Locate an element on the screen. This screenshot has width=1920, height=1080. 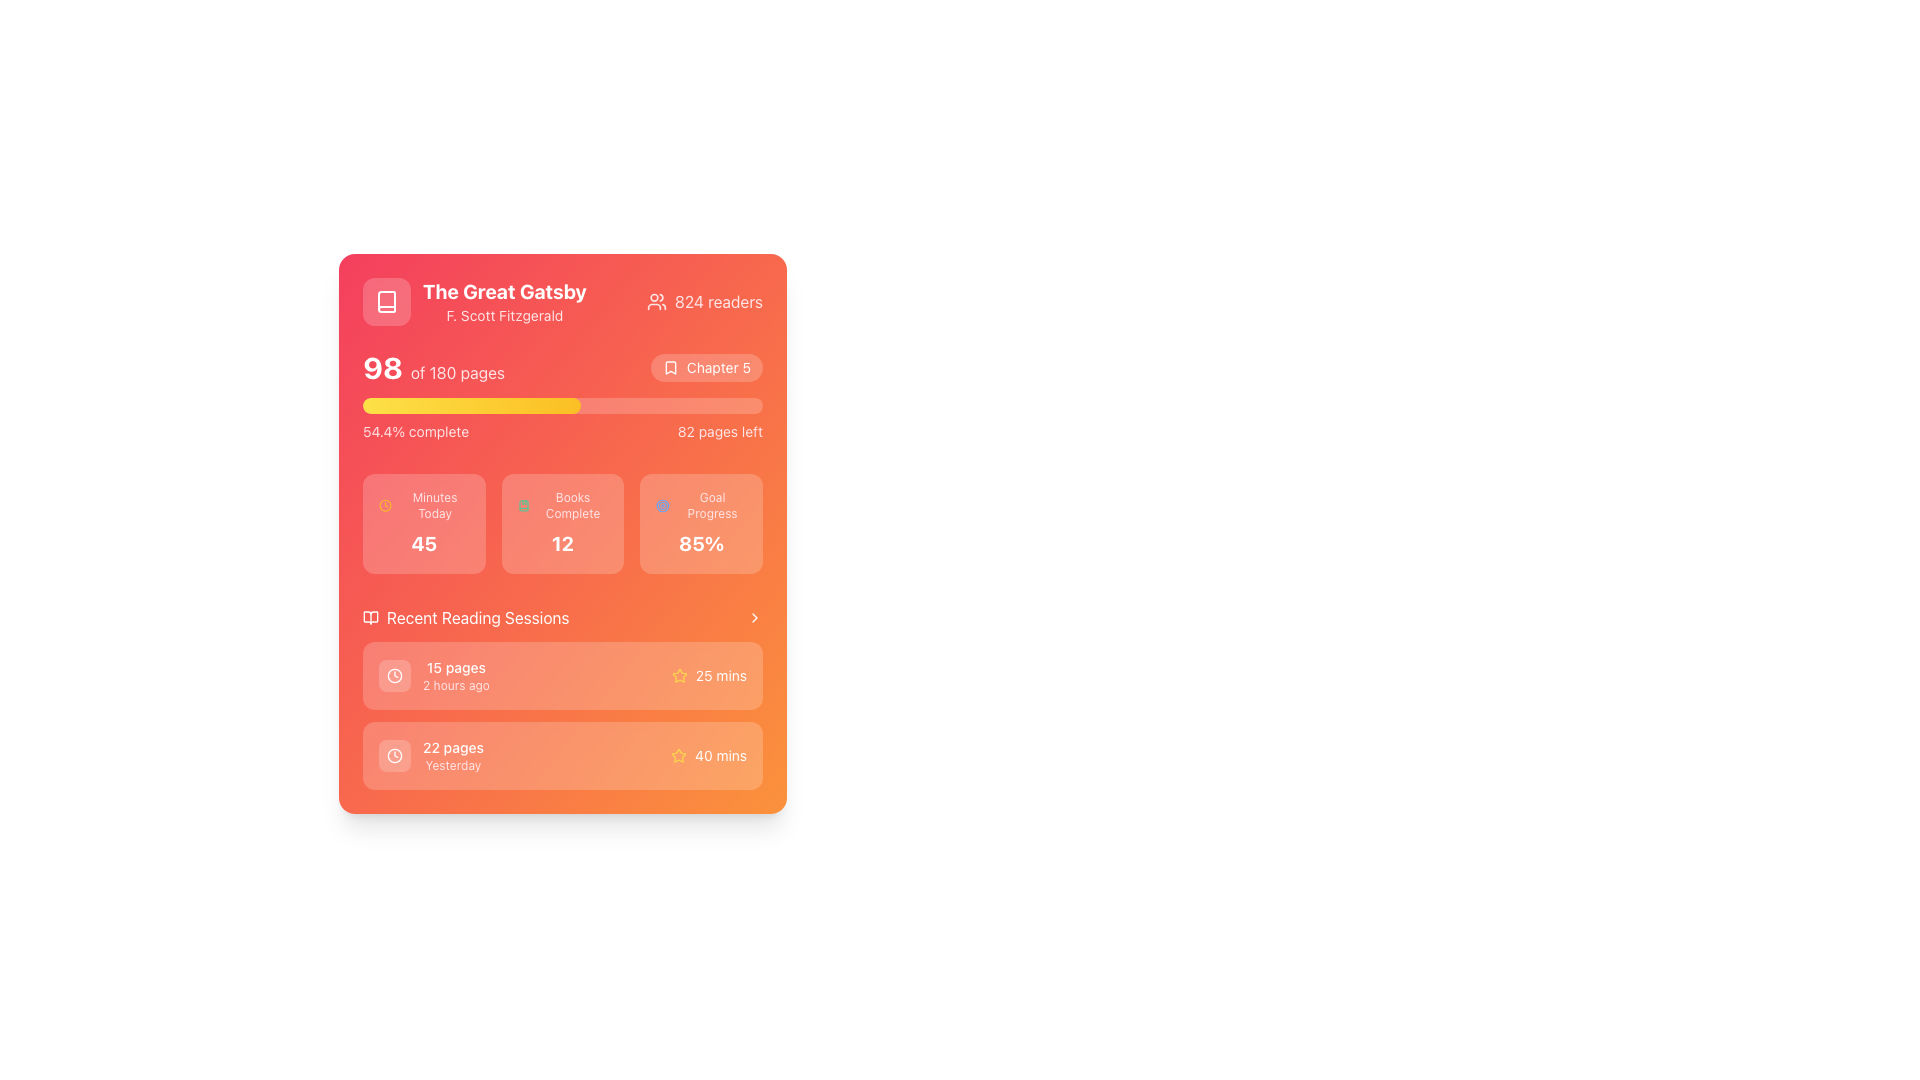
current reading progress displayed in the Text element located at the upper section of the panel, positioned left of 'Chapter 5' is located at coordinates (432, 367).